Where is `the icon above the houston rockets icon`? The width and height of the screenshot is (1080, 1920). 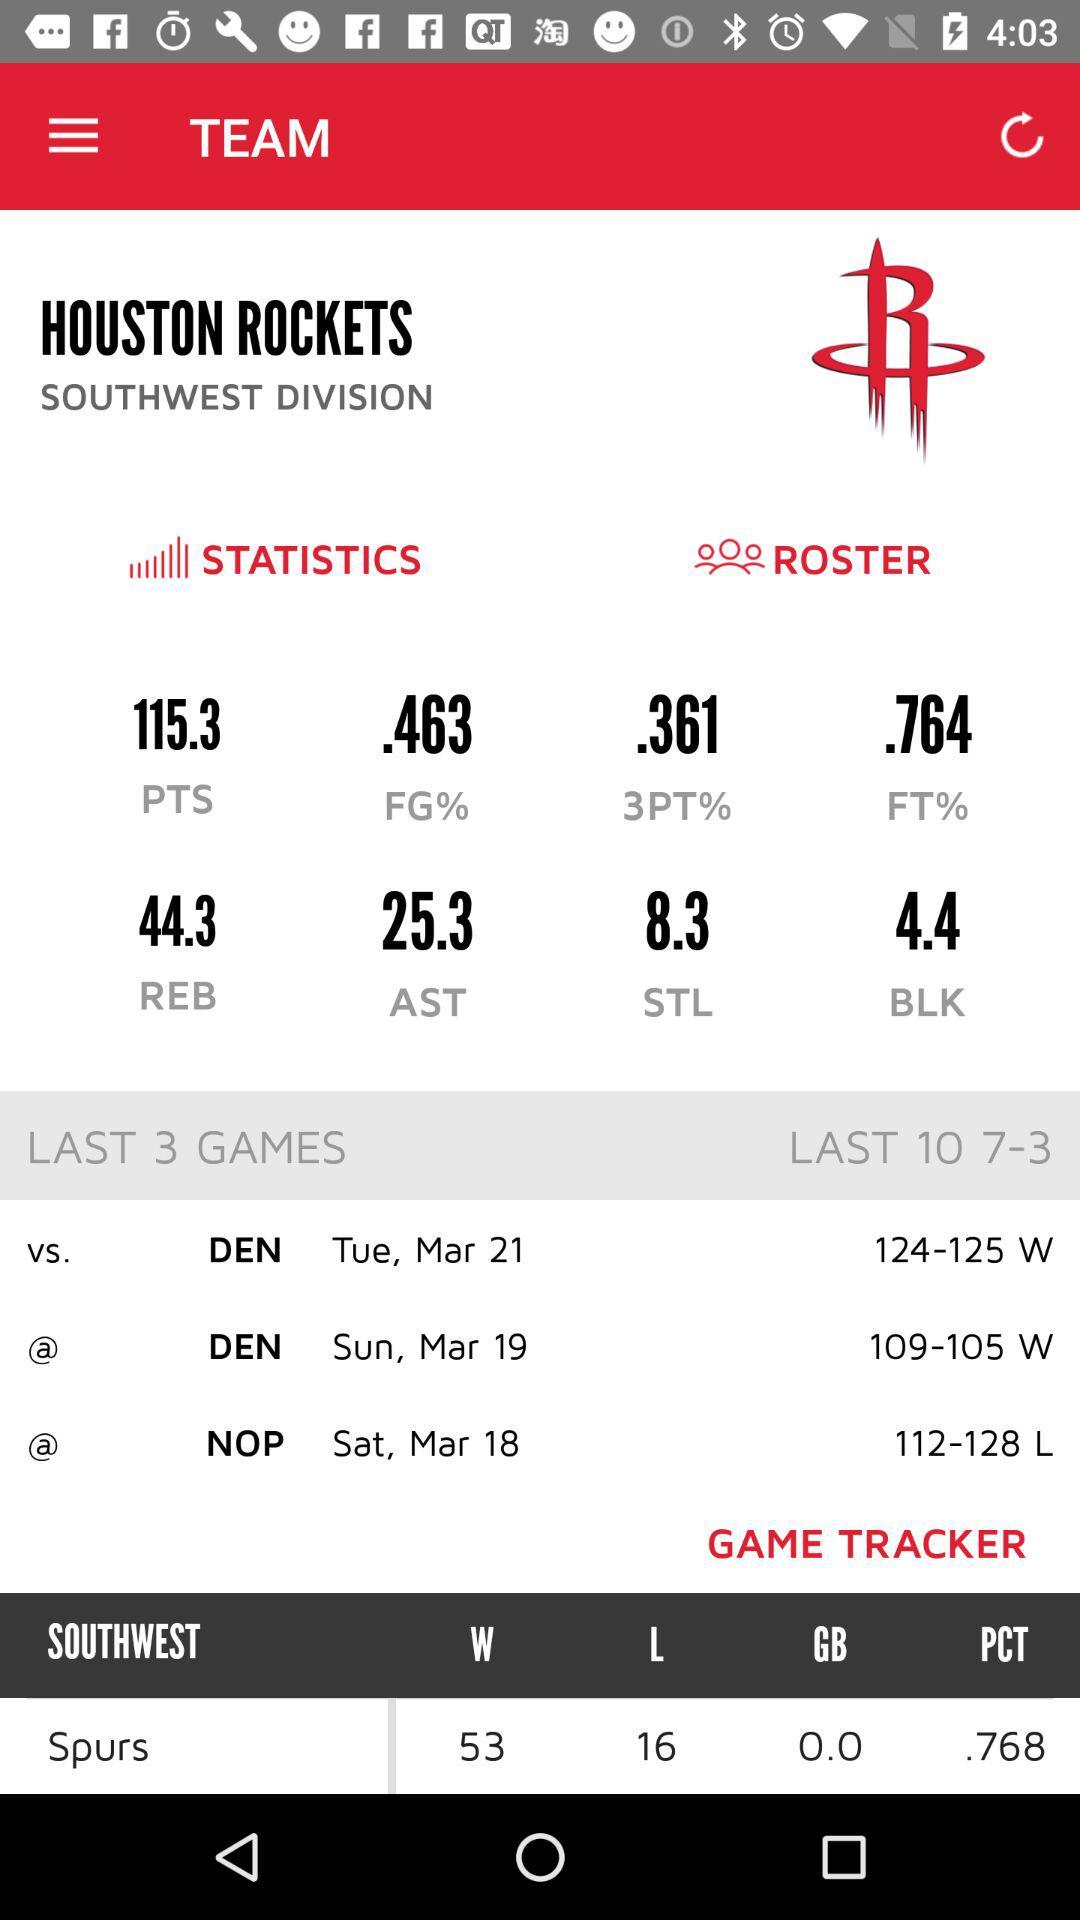
the icon above the houston rockets icon is located at coordinates (72, 135).